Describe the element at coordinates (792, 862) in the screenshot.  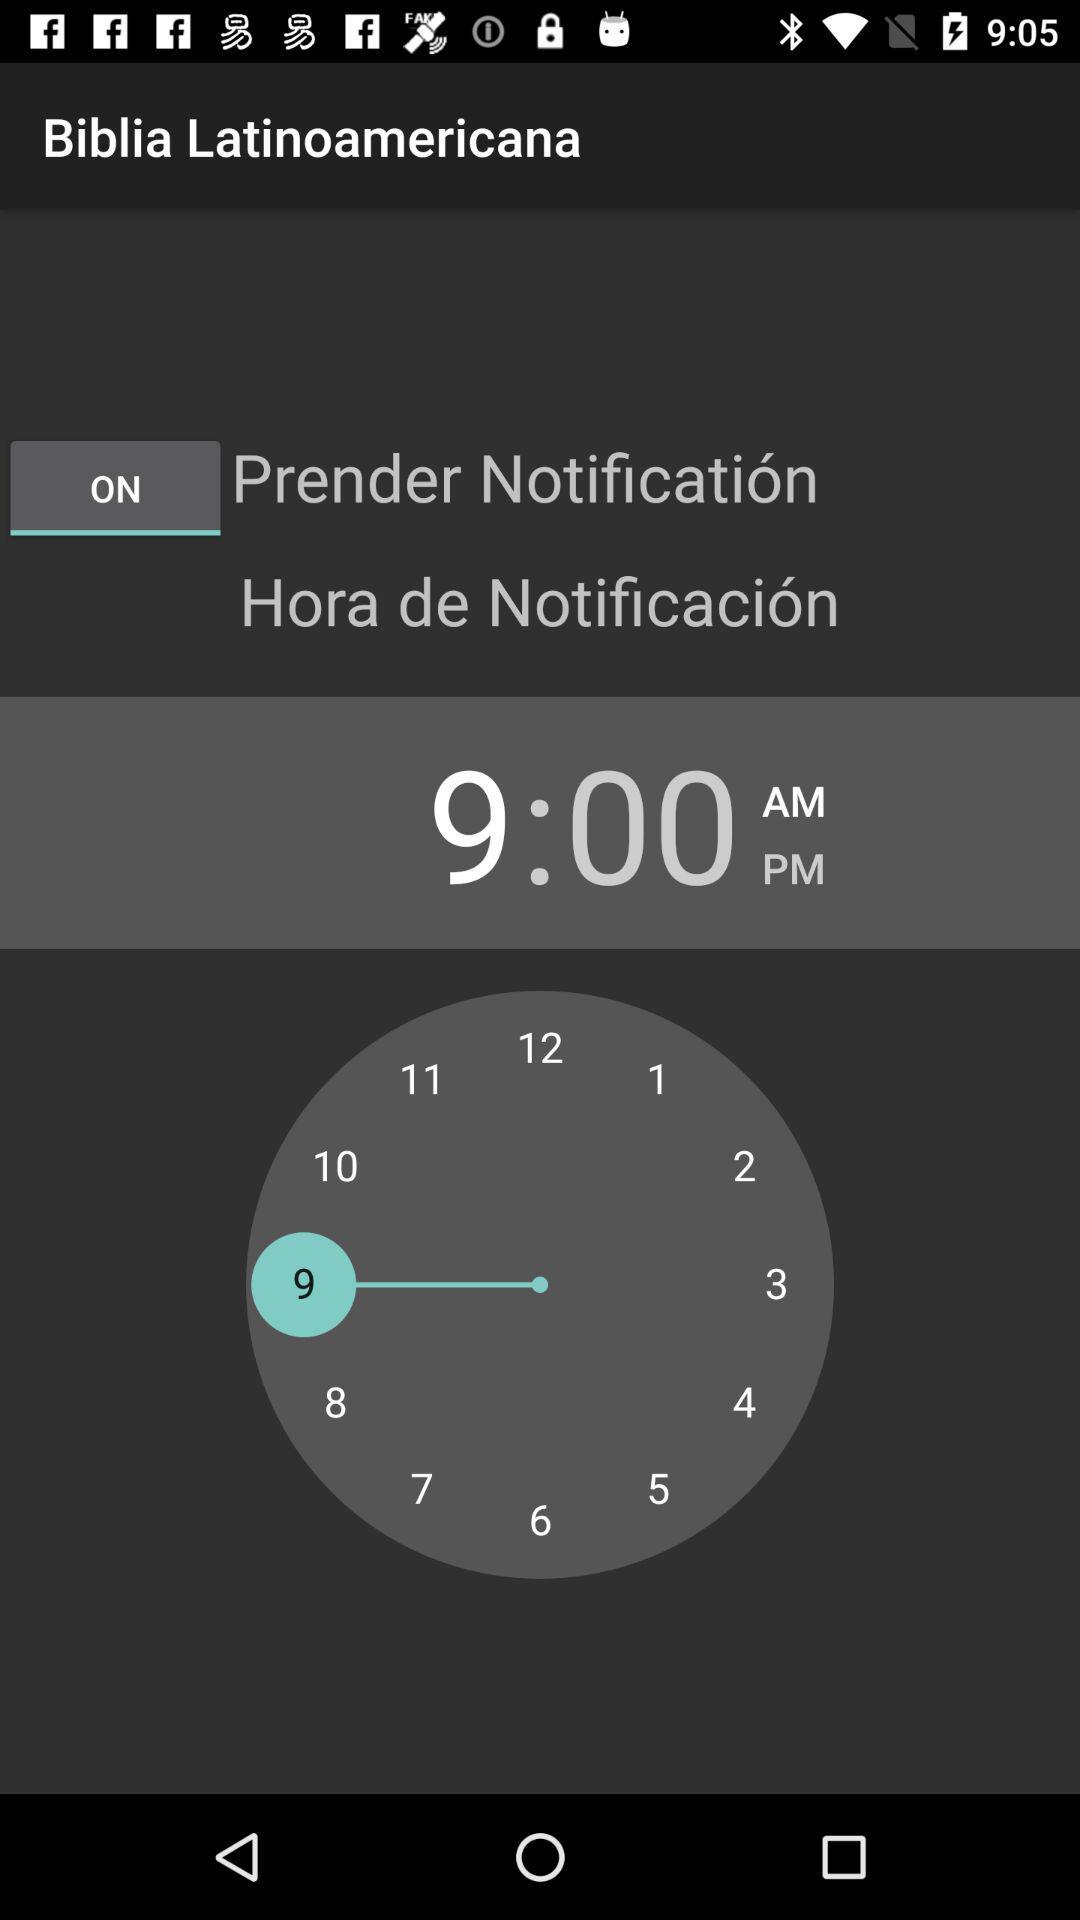
I see `the pm item` at that location.